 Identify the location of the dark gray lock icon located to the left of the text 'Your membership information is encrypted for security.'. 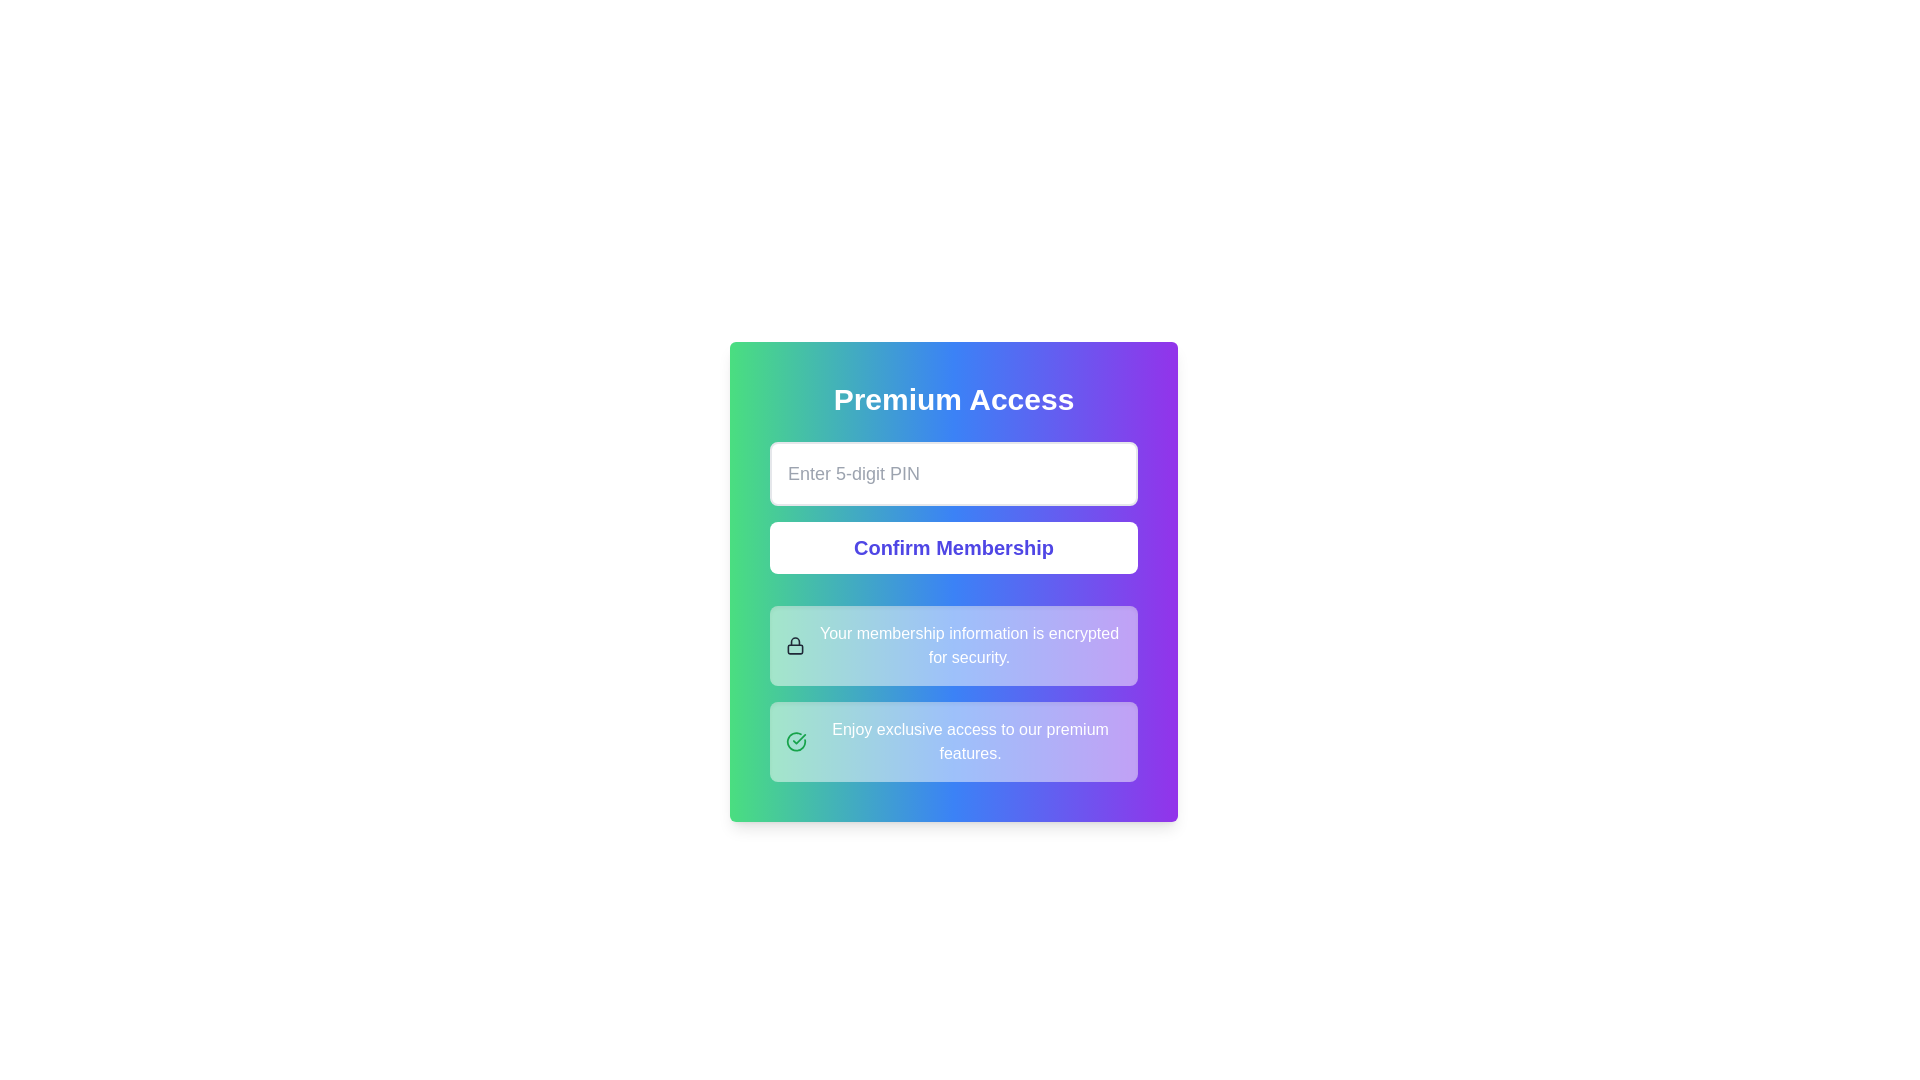
(794, 645).